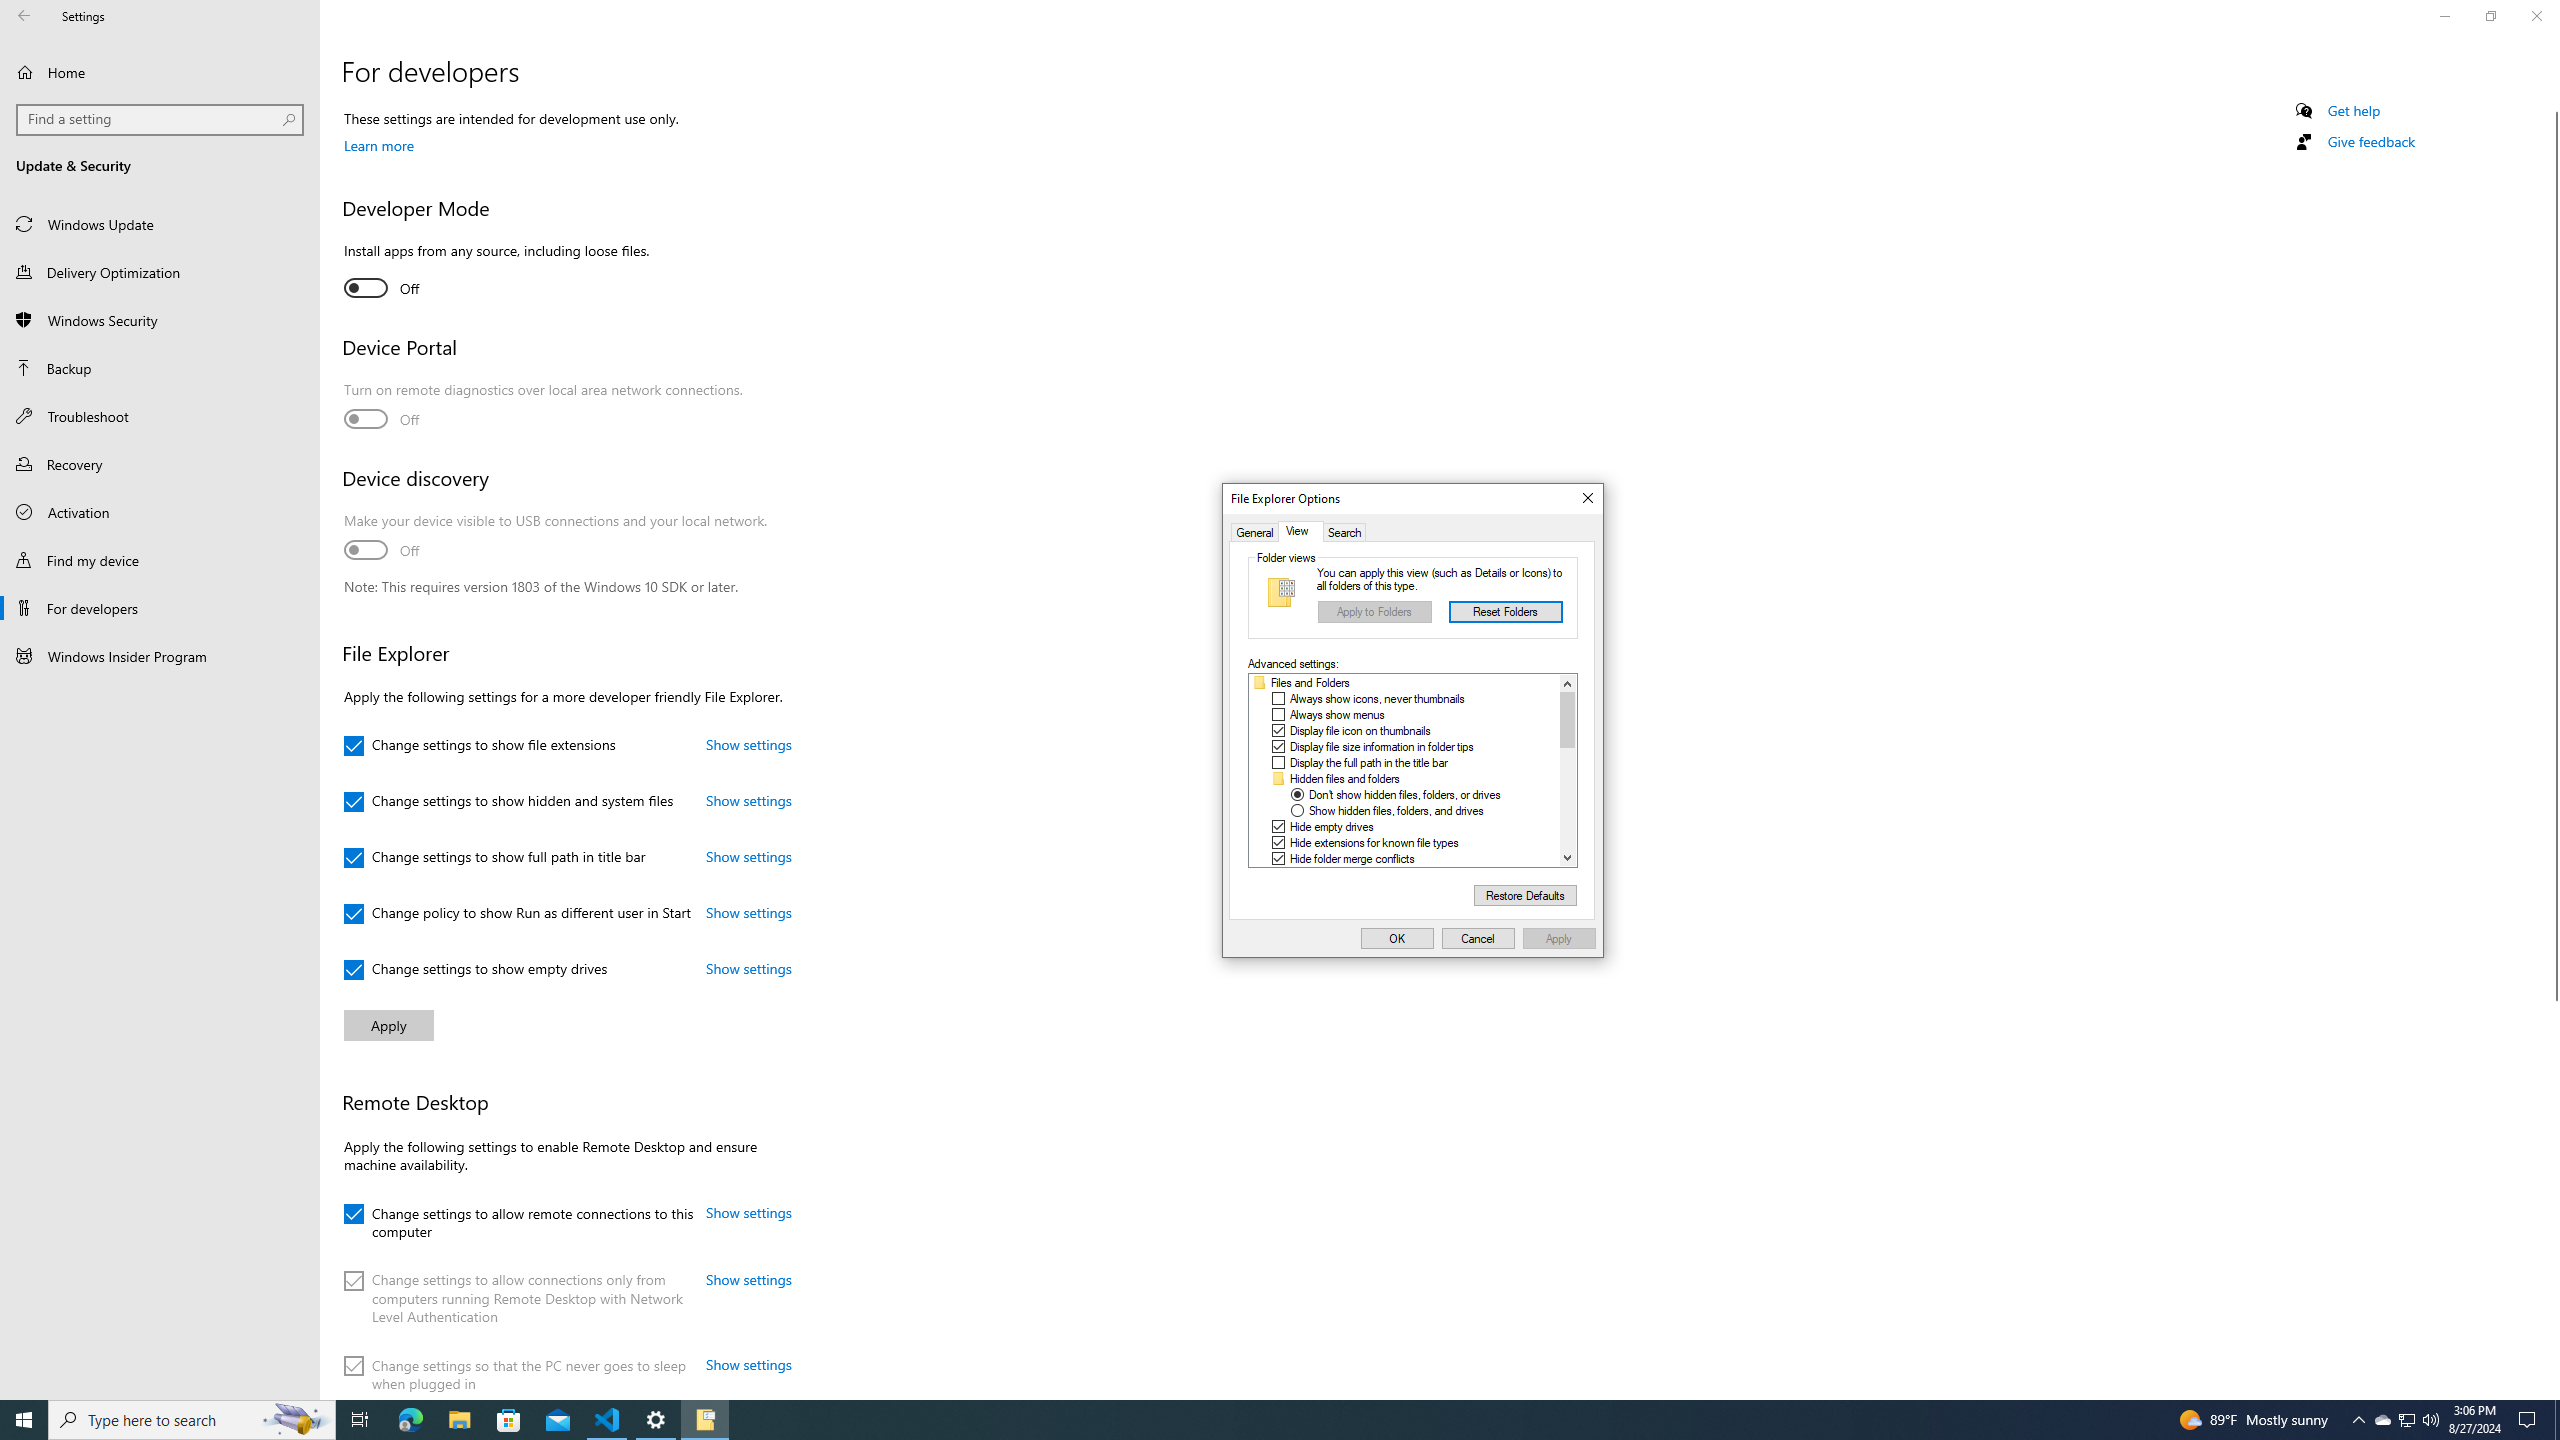 The width and height of the screenshot is (2560, 1440). What do you see at coordinates (1381, 746) in the screenshot?
I see `'Display file size information in folder tips'` at bounding box center [1381, 746].